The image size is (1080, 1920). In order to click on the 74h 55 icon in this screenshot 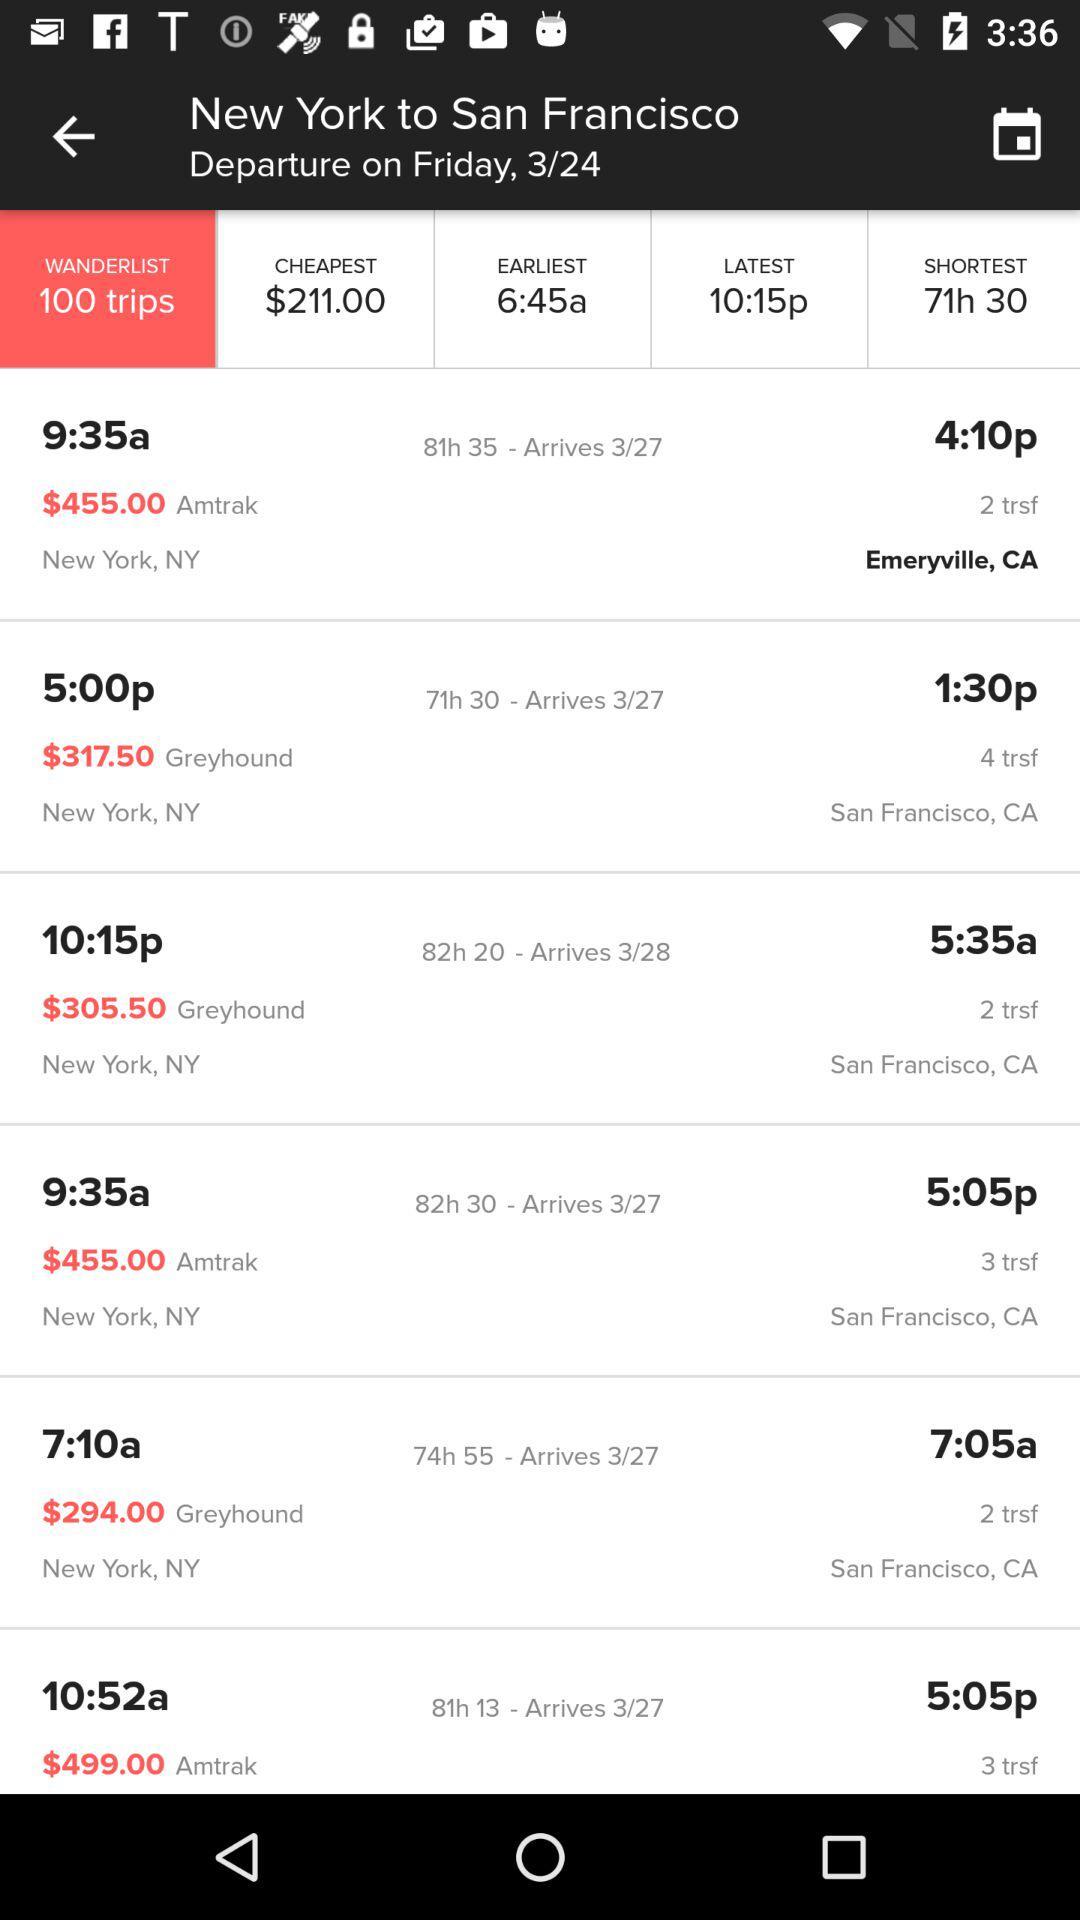, I will do `click(453, 1456)`.